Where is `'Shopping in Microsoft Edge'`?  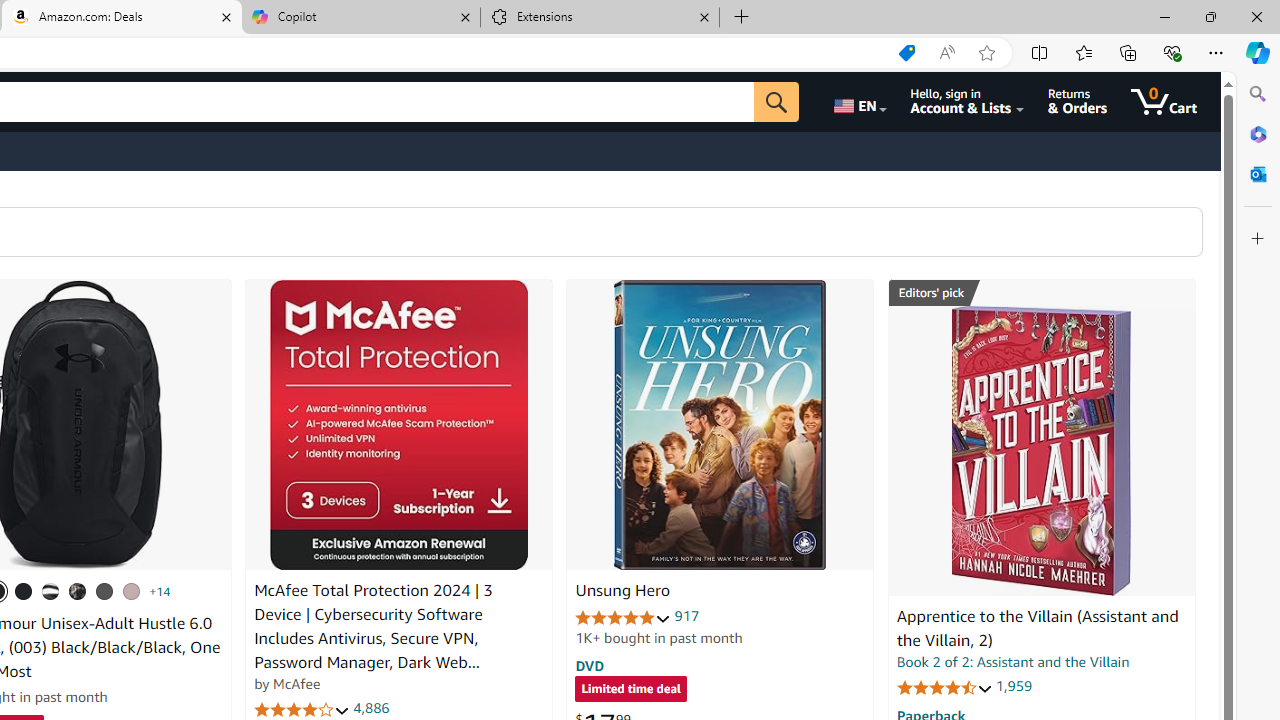 'Shopping in Microsoft Edge' is located at coordinates (905, 52).